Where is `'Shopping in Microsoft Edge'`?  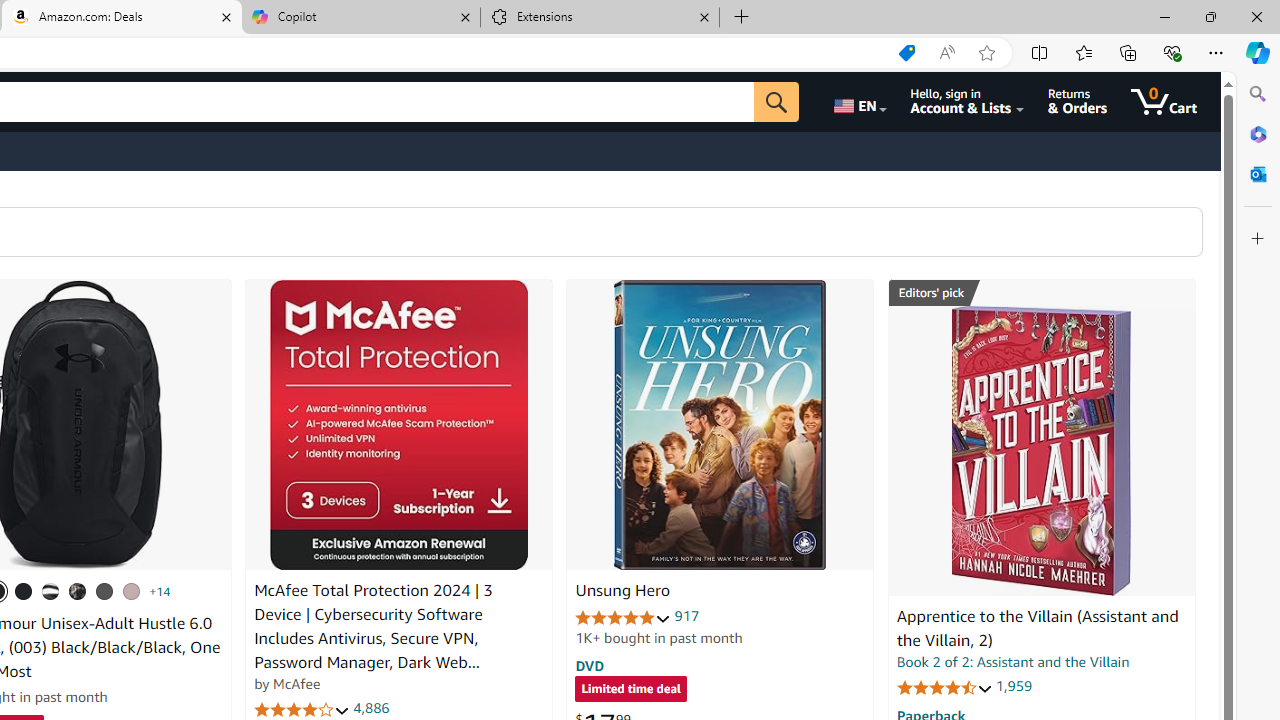 'Shopping in Microsoft Edge' is located at coordinates (905, 52).